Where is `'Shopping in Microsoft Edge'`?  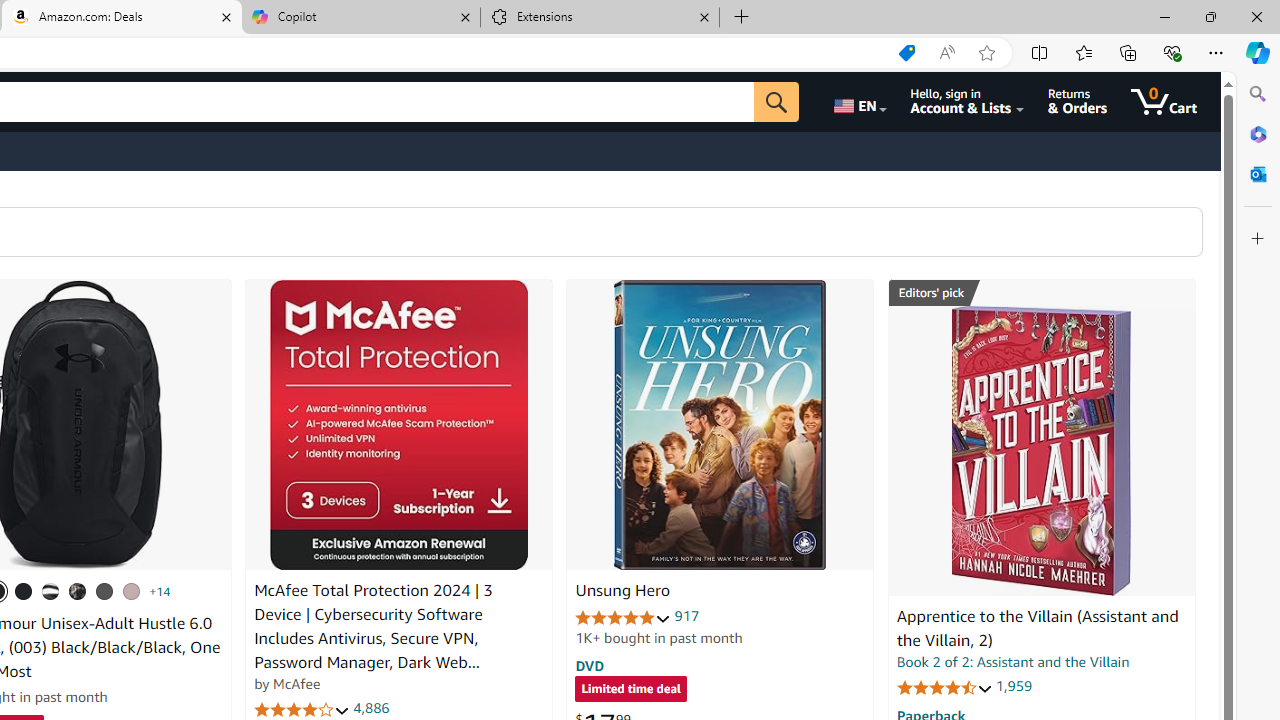 'Shopping in Microsoft Edge' is located at coordinates (905, 52).